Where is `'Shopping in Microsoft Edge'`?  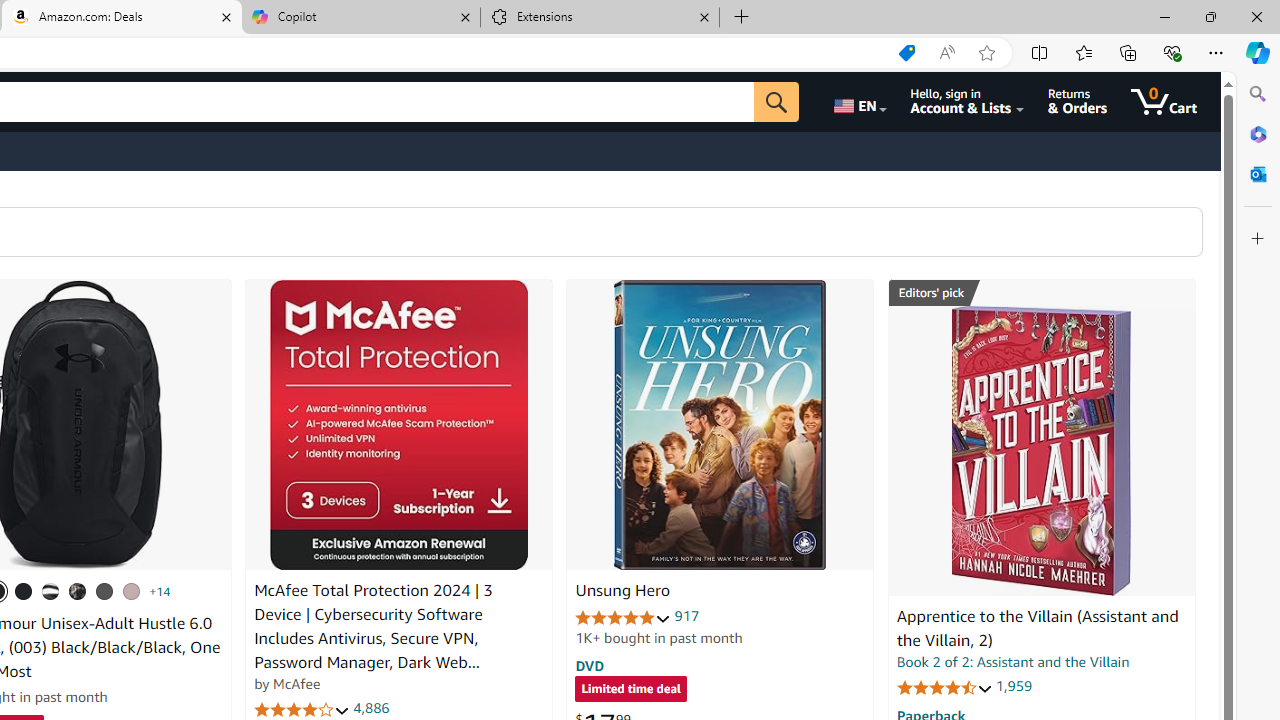 'Shopping in Microsoft Edge' is located at coordinates (905, 52).